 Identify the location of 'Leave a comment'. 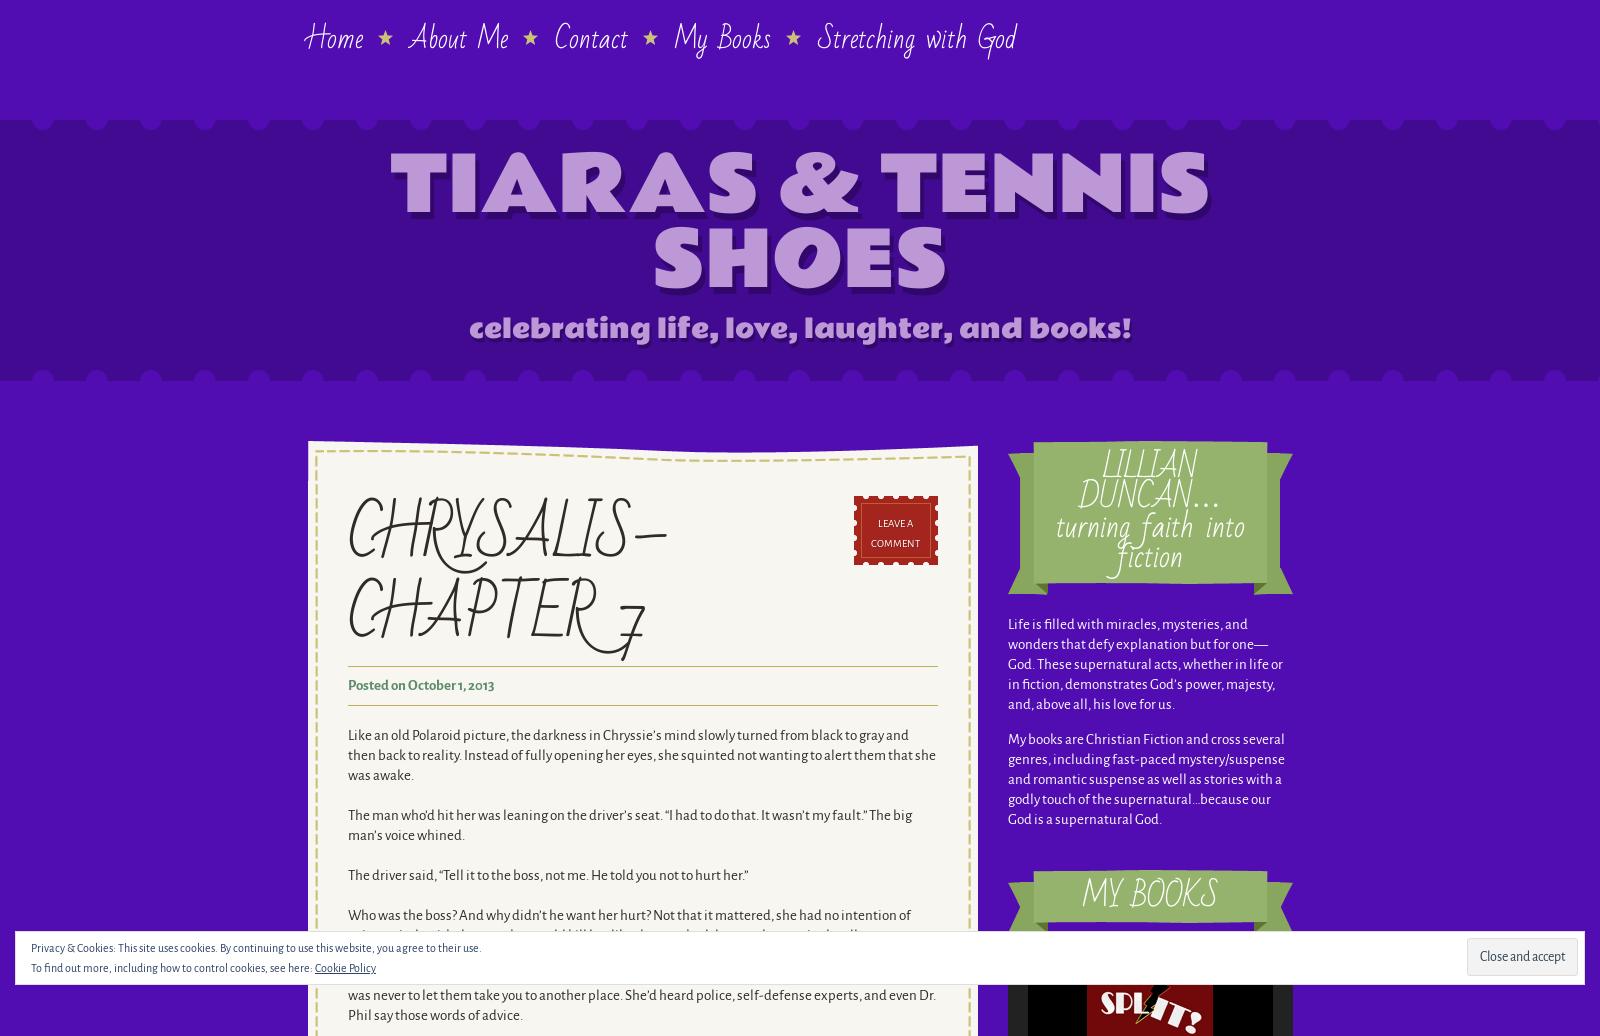
(894, 533).